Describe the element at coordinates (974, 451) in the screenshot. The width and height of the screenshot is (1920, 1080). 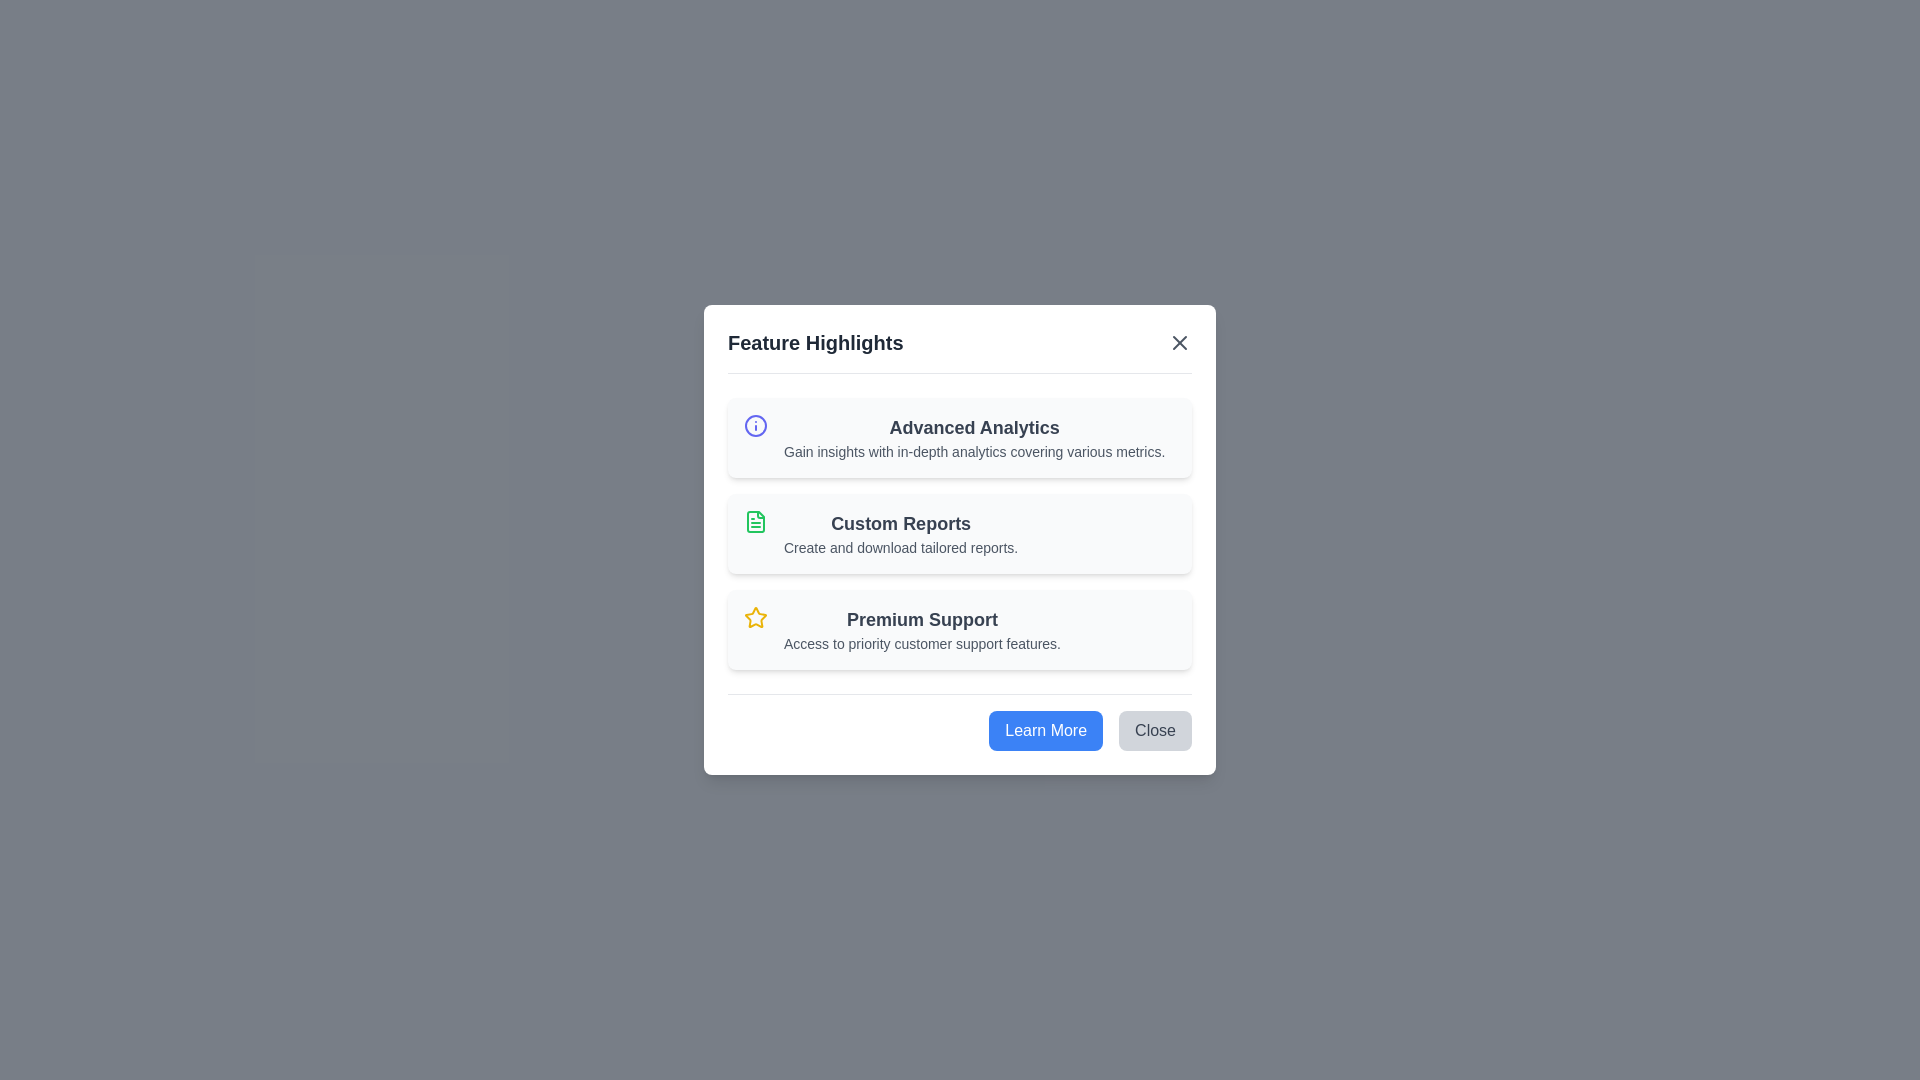
I see `the textual description styled in a smaller gray font located below the 'Advanced Analytics' header in the first feature box` at that location.